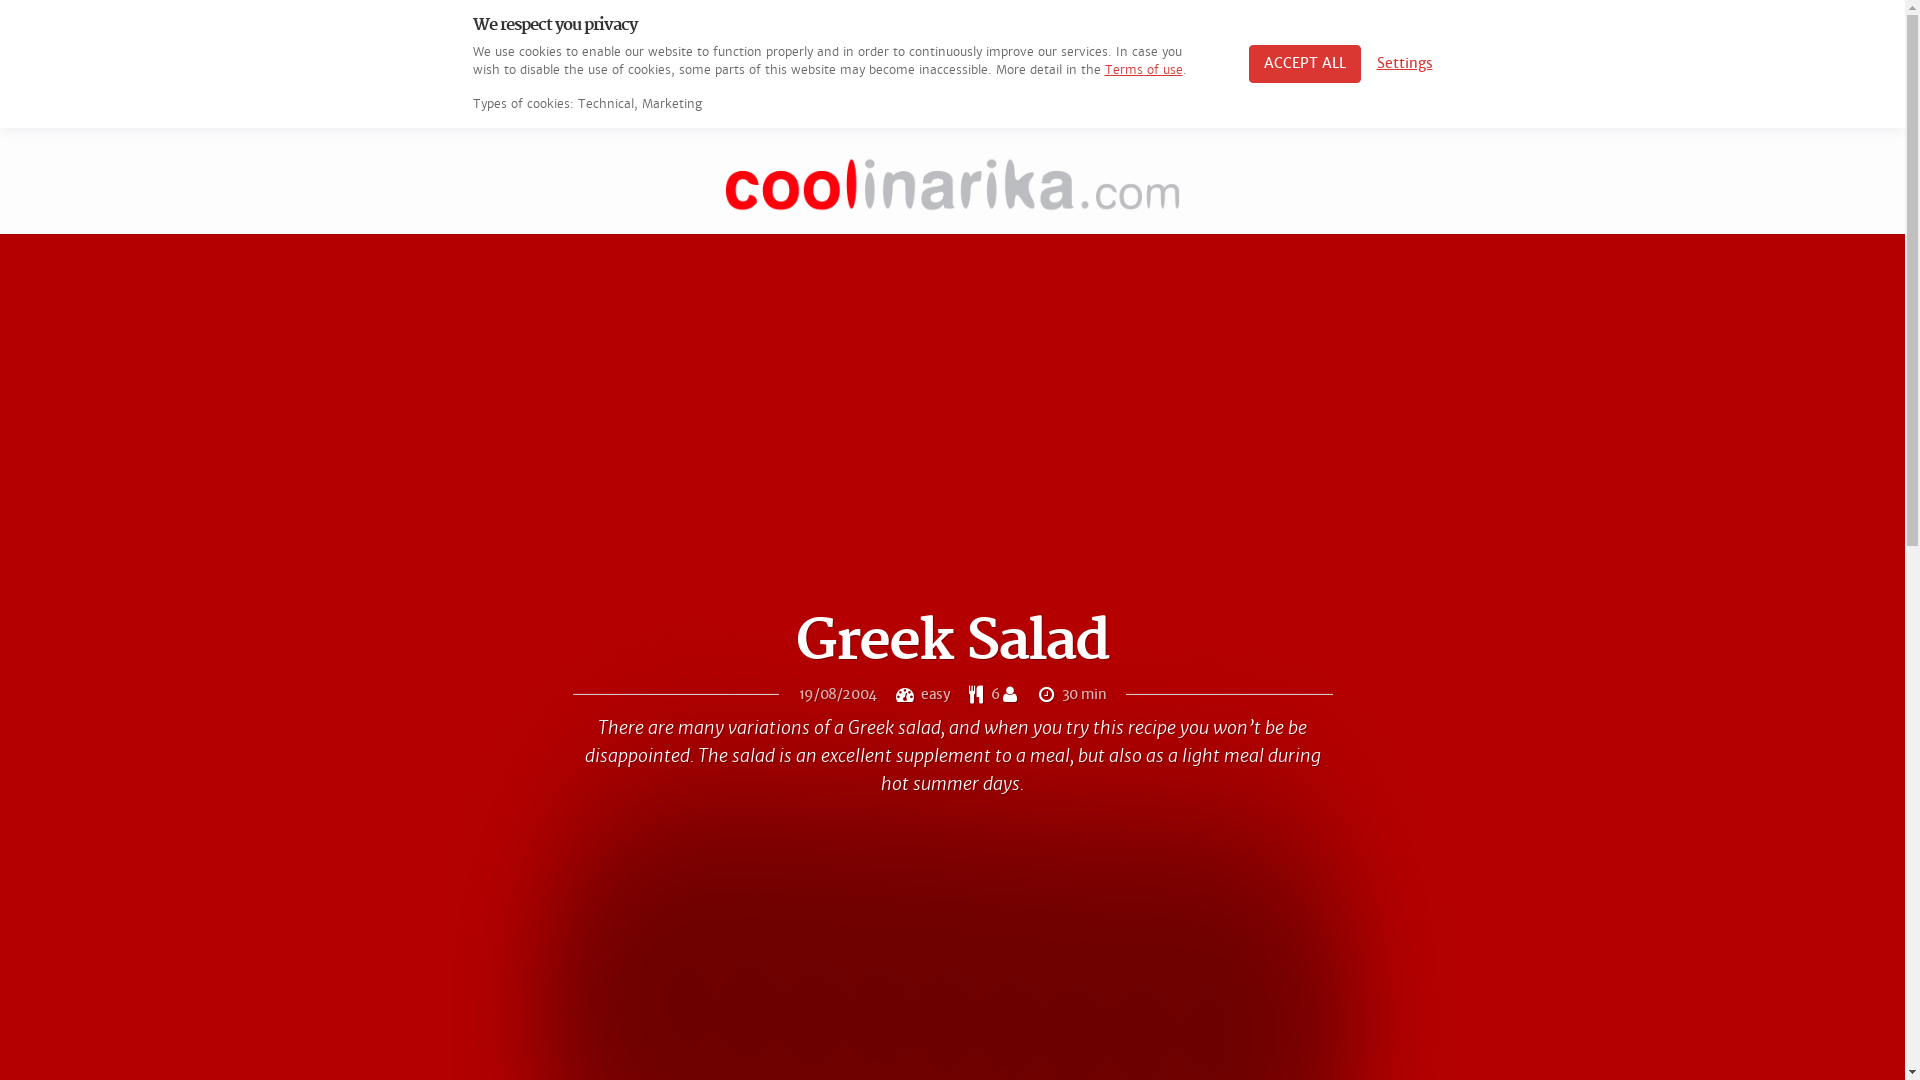  I want to click on 'Terms of use', so click(1142, 68).